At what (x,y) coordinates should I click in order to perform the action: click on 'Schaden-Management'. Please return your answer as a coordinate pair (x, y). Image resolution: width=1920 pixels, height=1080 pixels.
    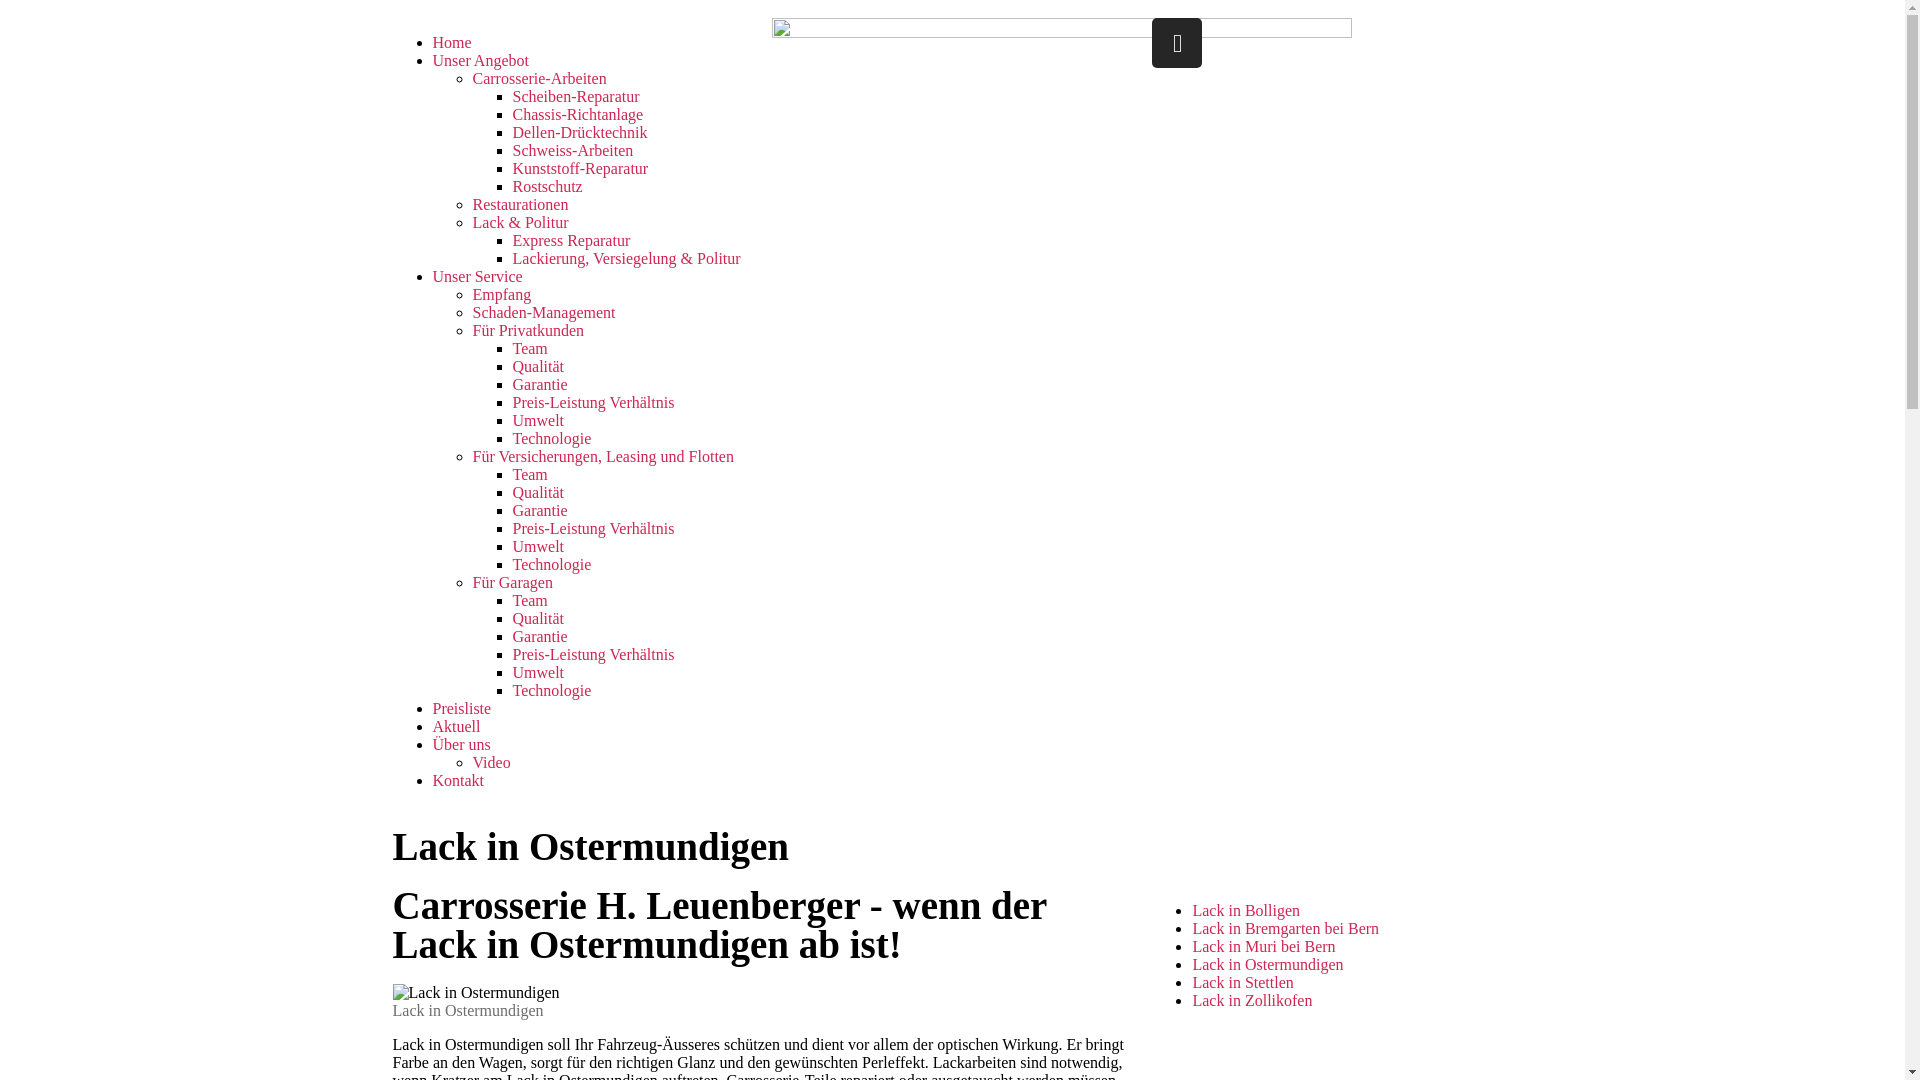
    Looking at the image, I should click on (543, 312).